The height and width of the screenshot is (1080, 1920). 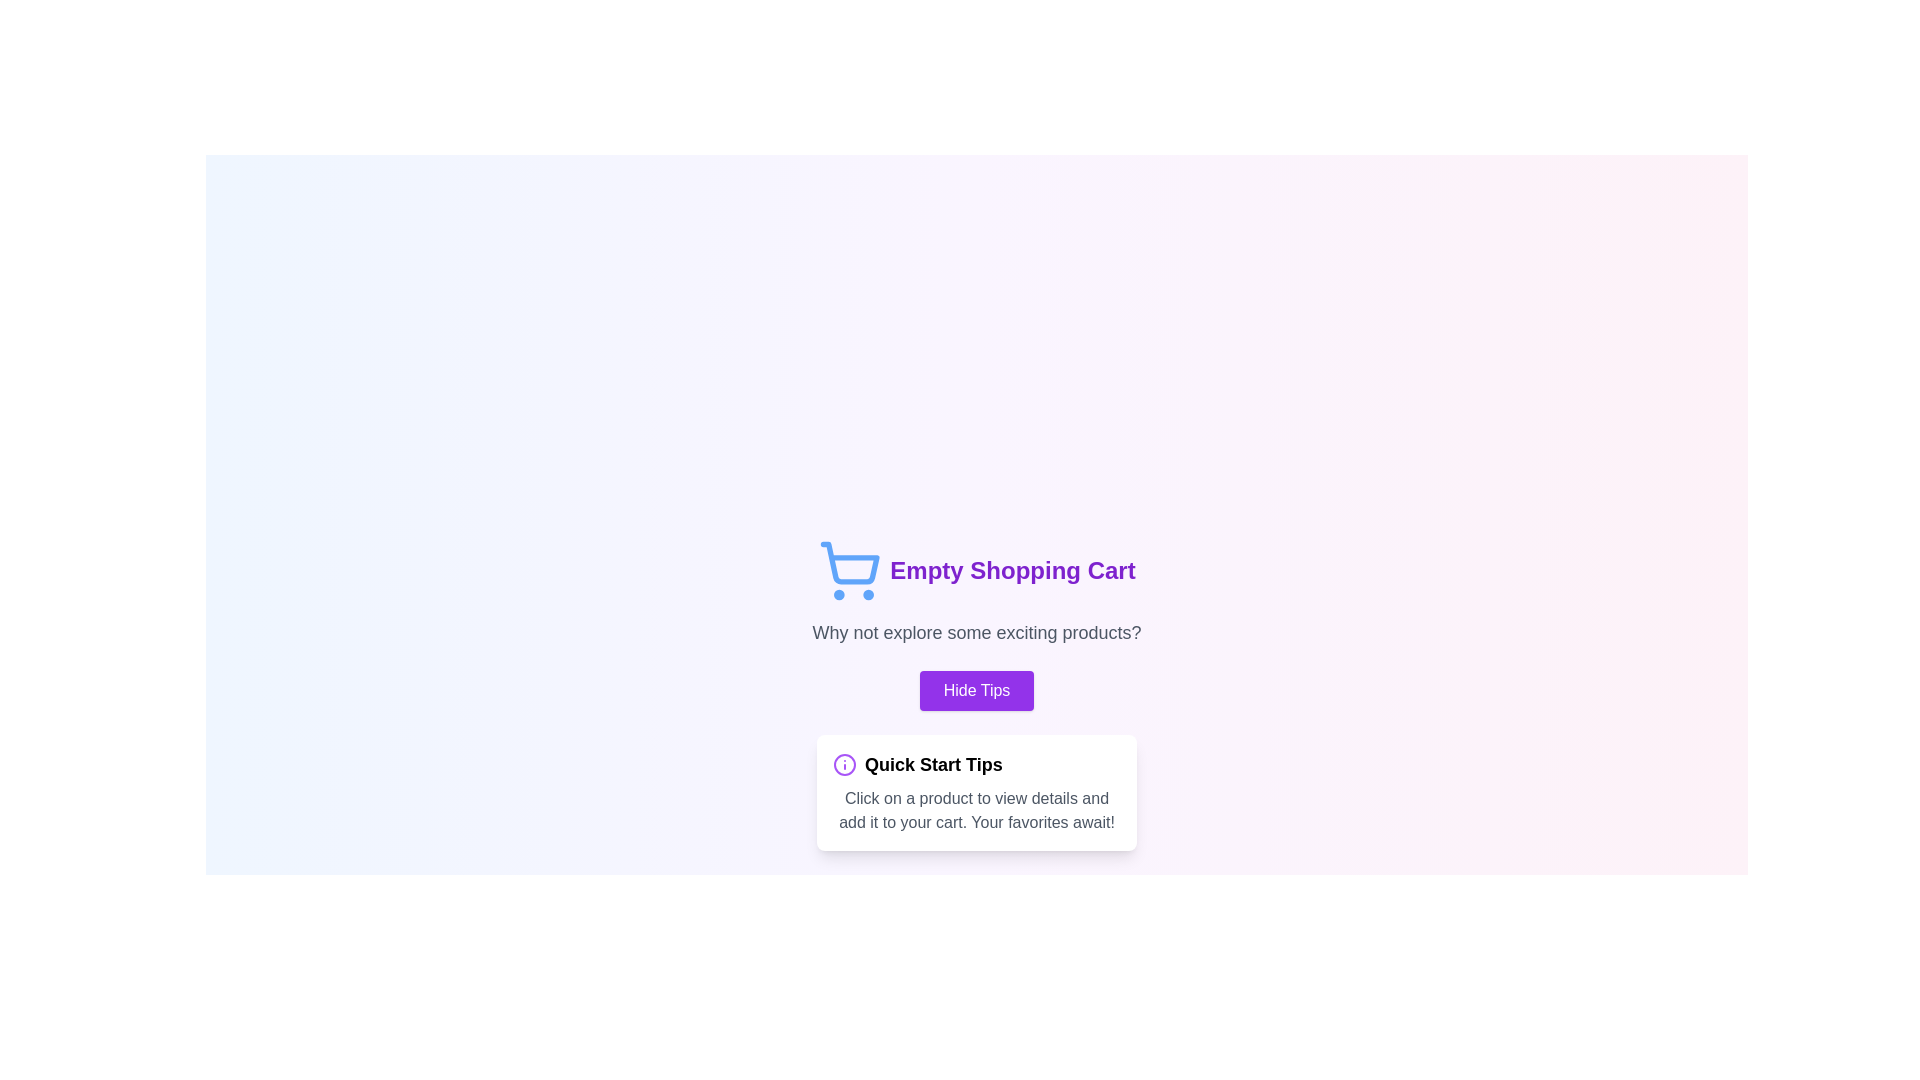 I want to click on the informational indicator icon located on the far left of the 'Quick Start Tips' header, so click(x=844, y=764).